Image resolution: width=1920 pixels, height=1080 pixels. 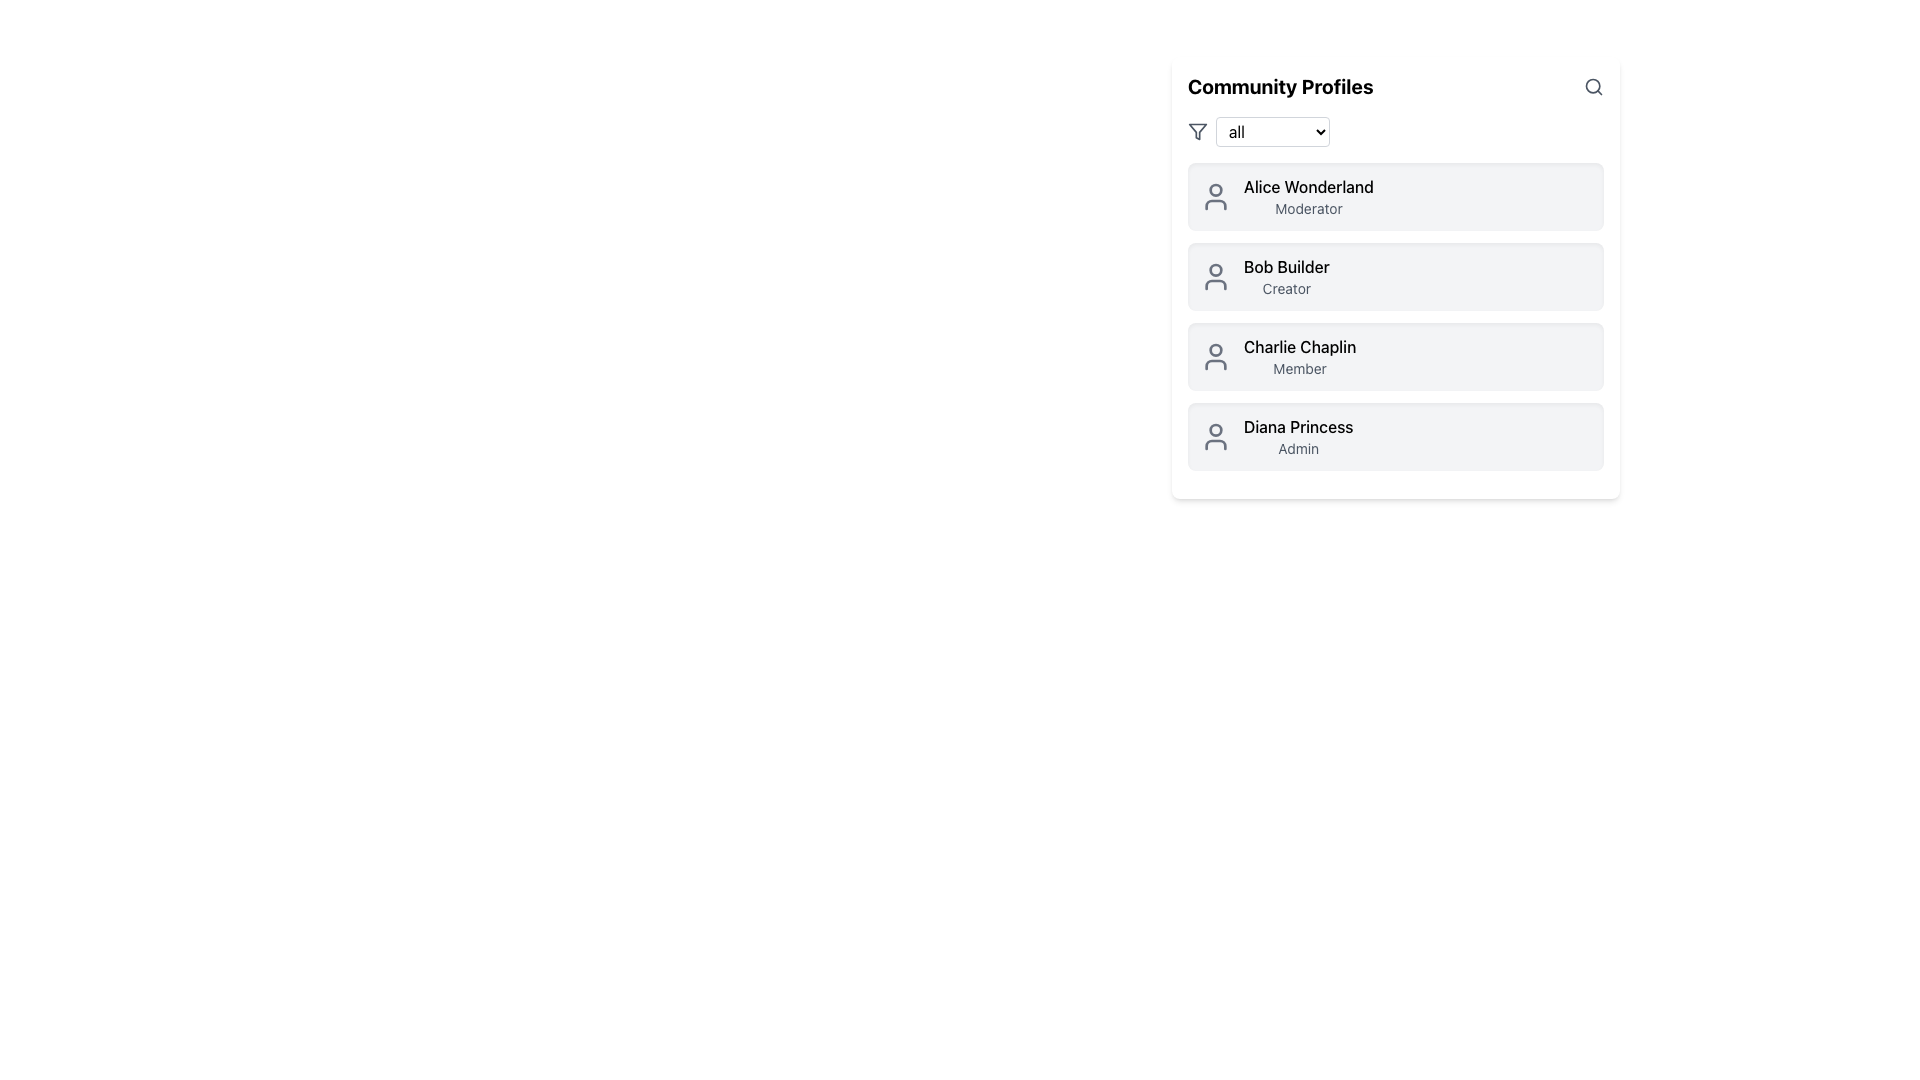 I want to click on the user's profile summary card located in the 'Community Profiles' section, which is the fourth item in a vertical list beneath 'Charlie Chaplin Member', so click(x=1395, y=435).